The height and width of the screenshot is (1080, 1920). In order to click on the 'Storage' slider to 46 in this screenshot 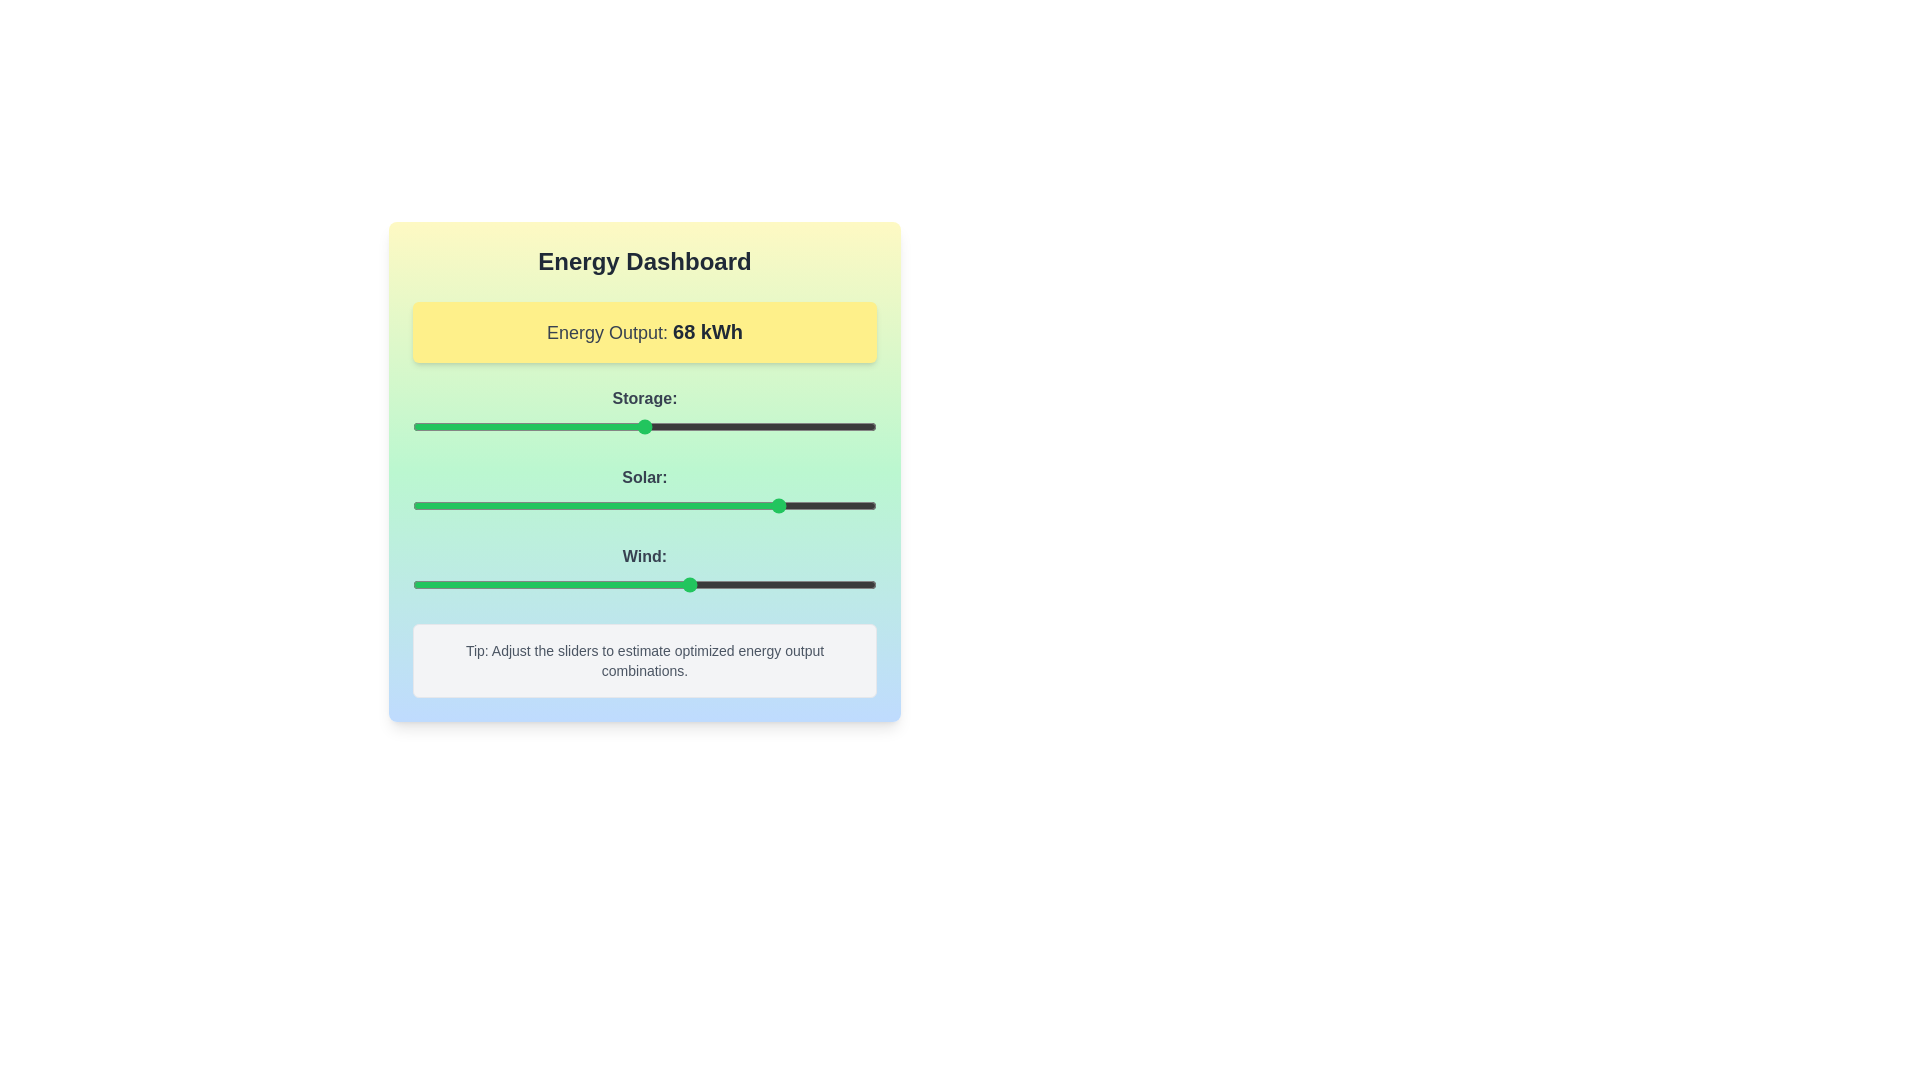, I will do `click(625, 426)`.